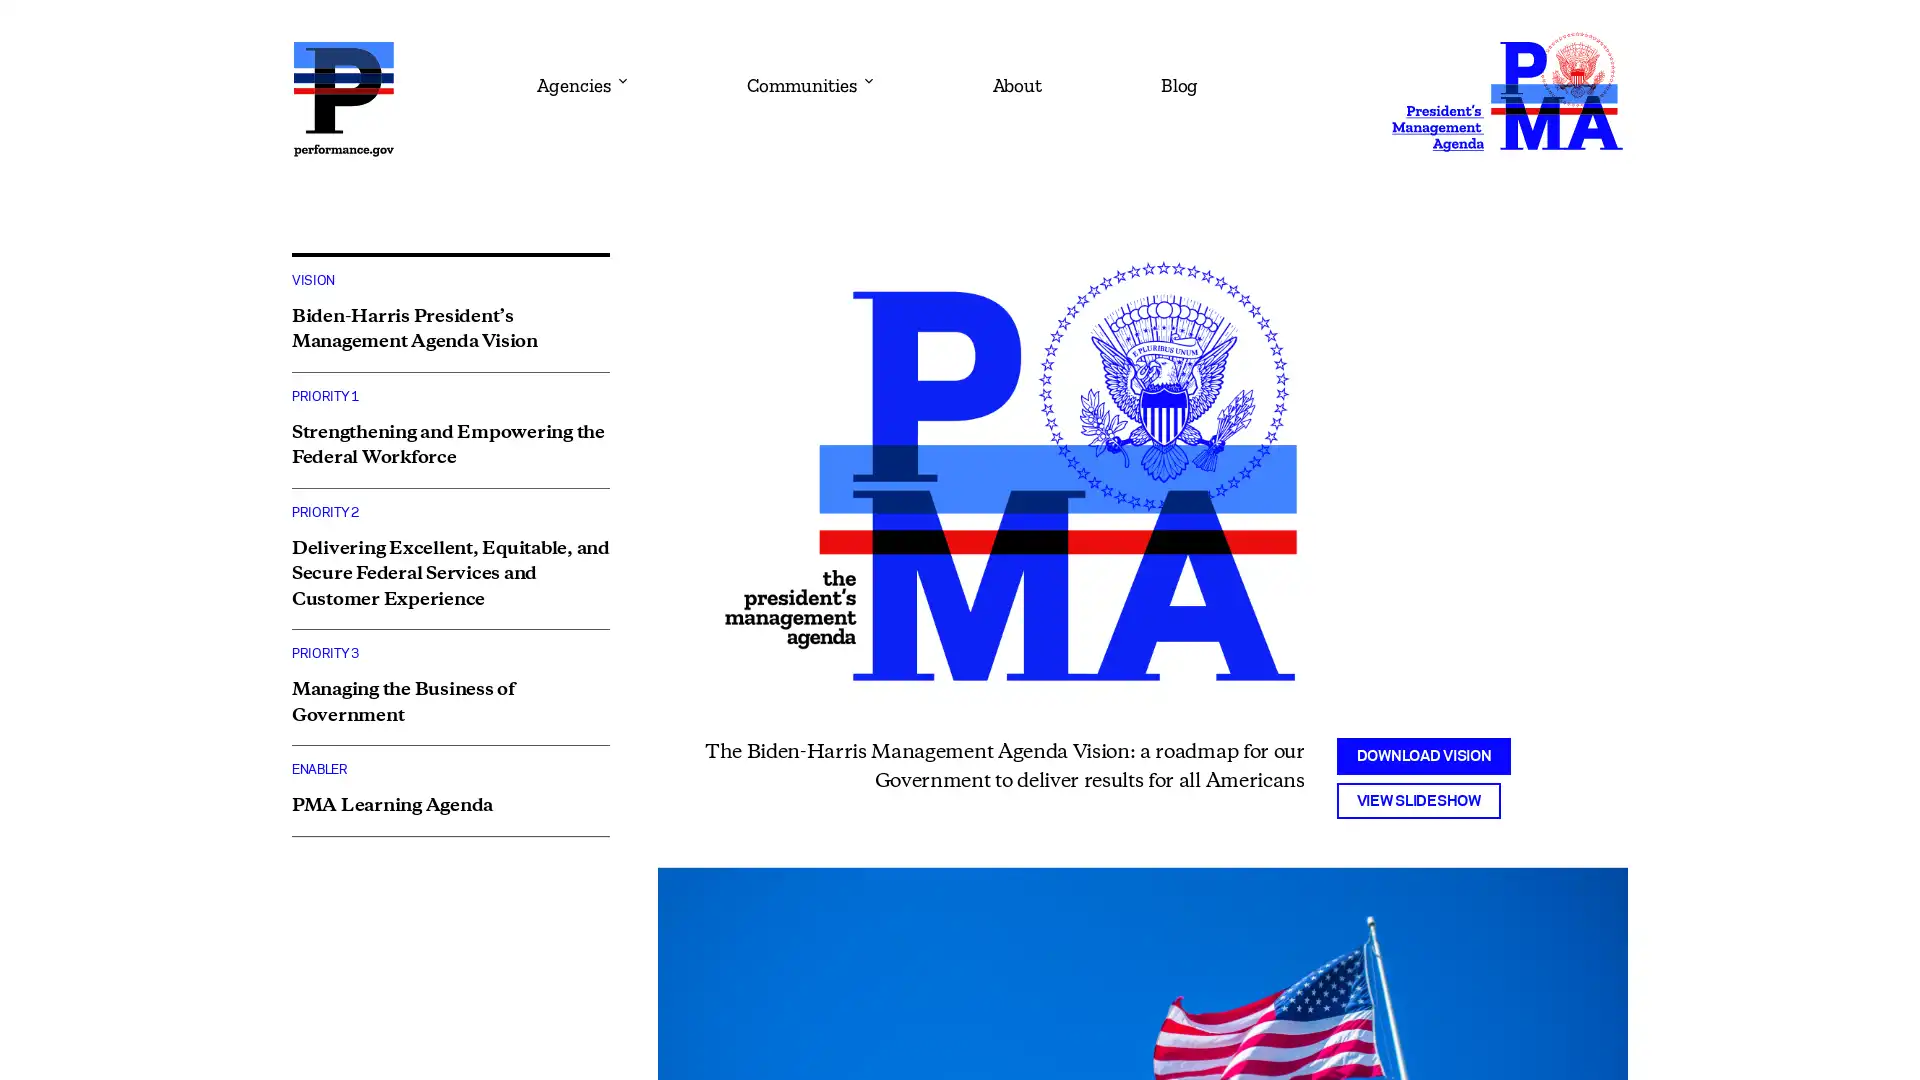  Describe the element at coordinates (579, 78) in the screenshot. I see `Agencies` at that location.